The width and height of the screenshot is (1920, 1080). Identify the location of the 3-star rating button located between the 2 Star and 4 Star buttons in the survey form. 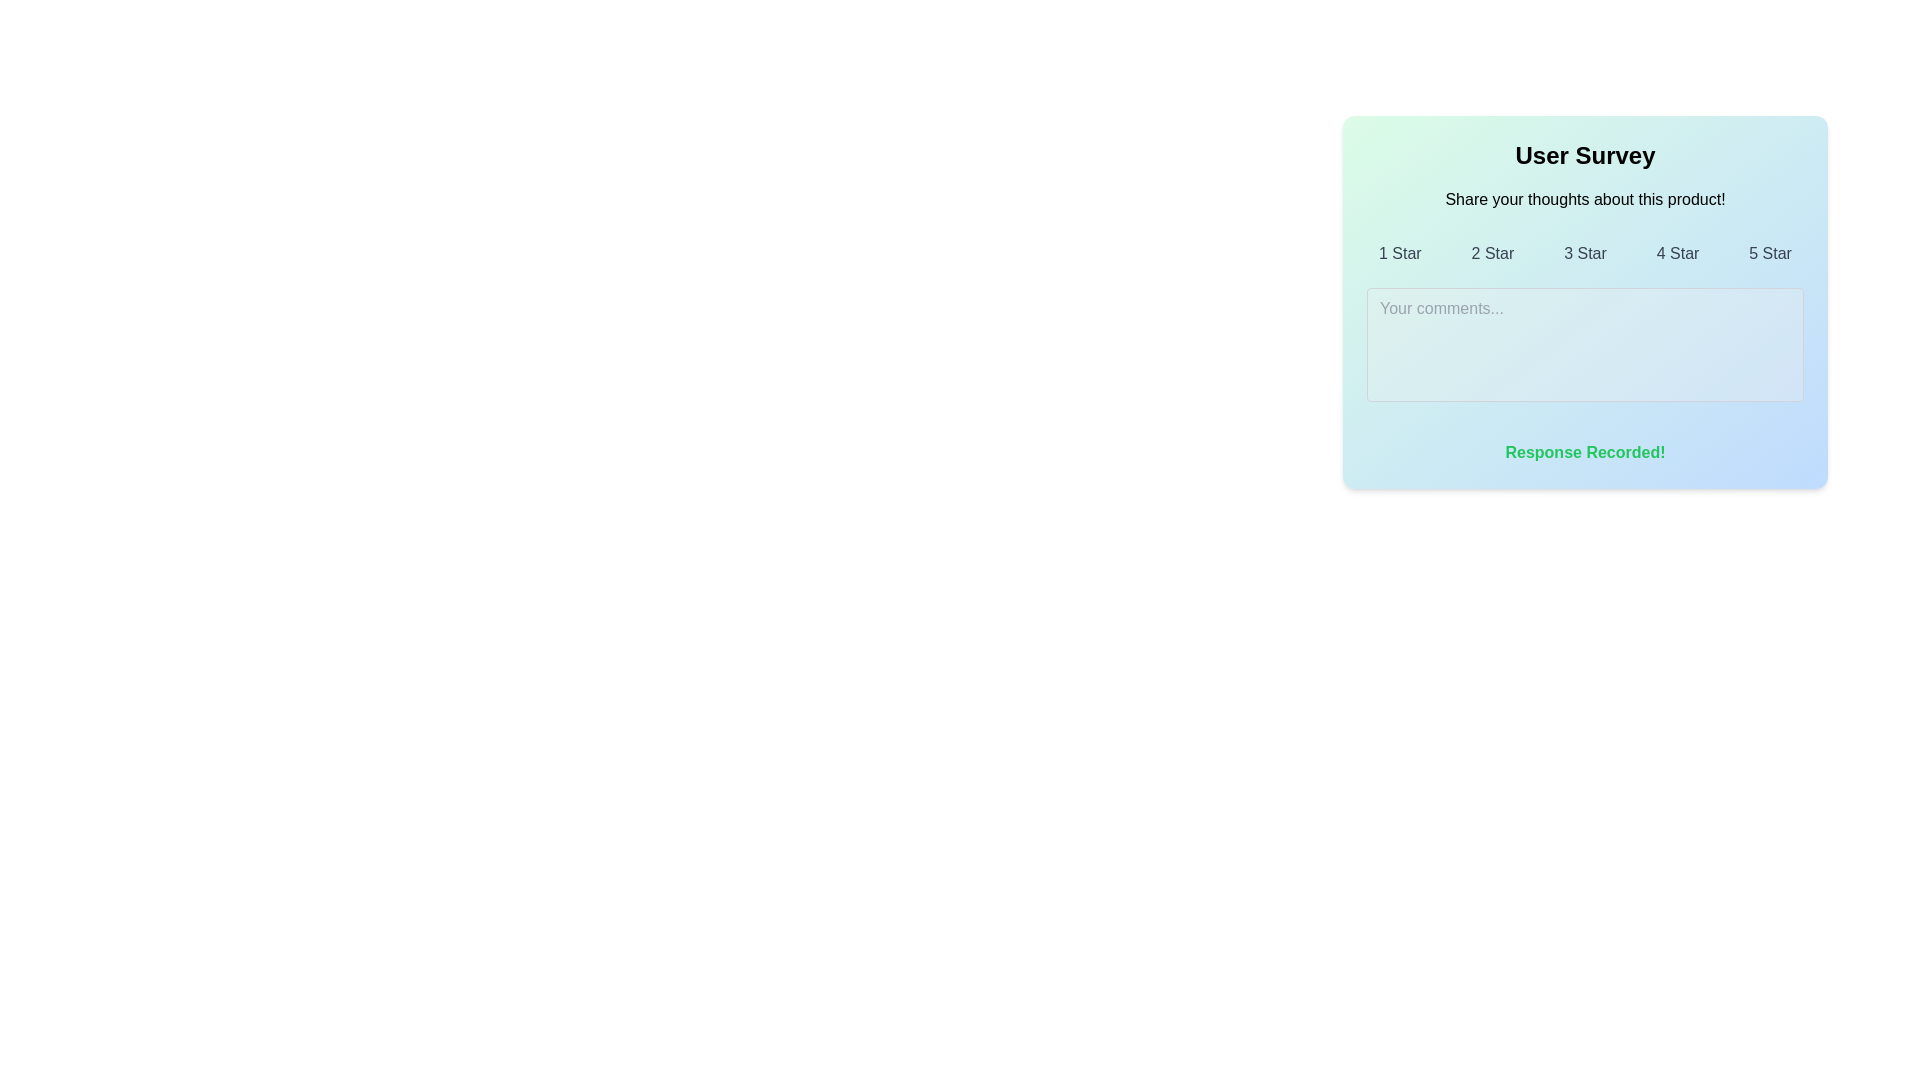
(1584, 253).